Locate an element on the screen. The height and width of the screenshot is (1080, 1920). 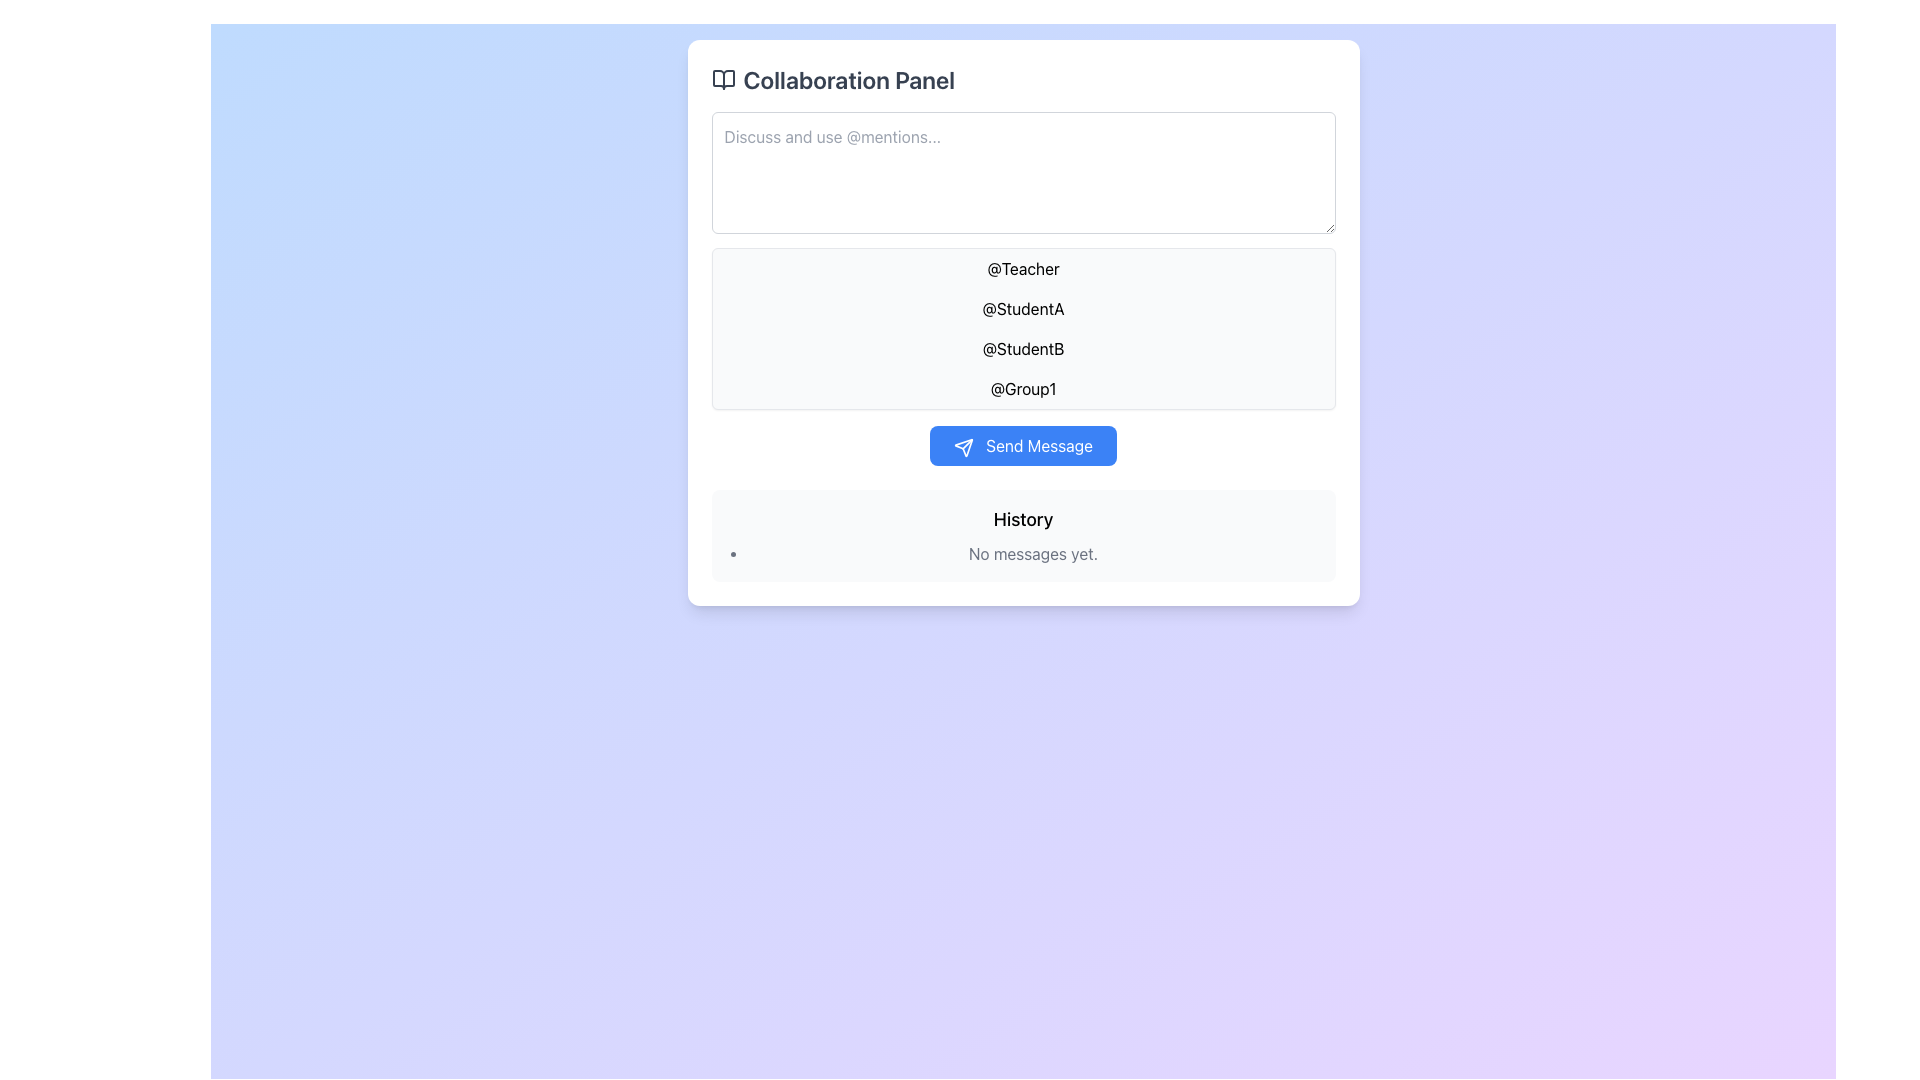
the prominent icon indicating collaboration, located at the top-left corner of the 'Collaboration Panel' title section is located at coordinates (722, 79).